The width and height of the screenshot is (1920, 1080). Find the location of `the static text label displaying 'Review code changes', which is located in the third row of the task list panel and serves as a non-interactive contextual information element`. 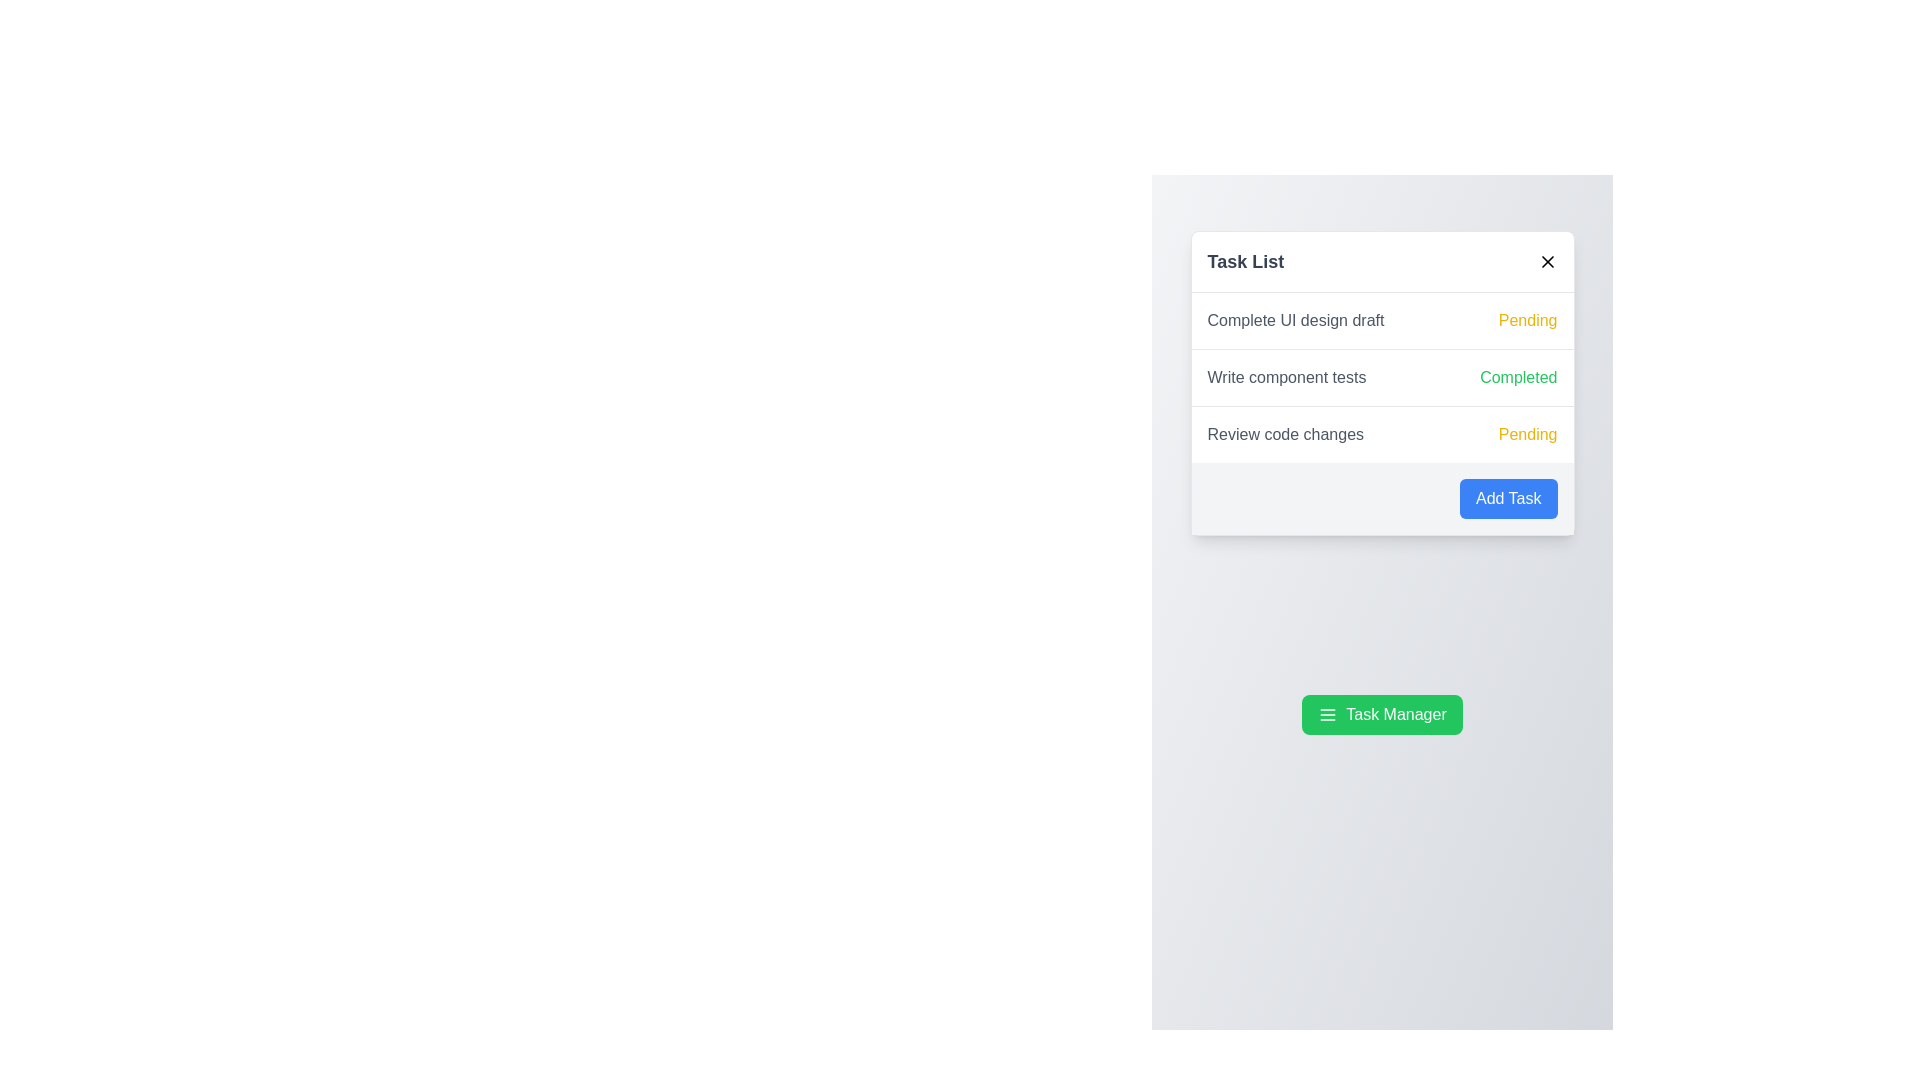

the static text label displaying 'Review code changes', which is located in the third row of the task list panel and serves as a non-interactive contextual information element is located at coordinates (1285, 434).